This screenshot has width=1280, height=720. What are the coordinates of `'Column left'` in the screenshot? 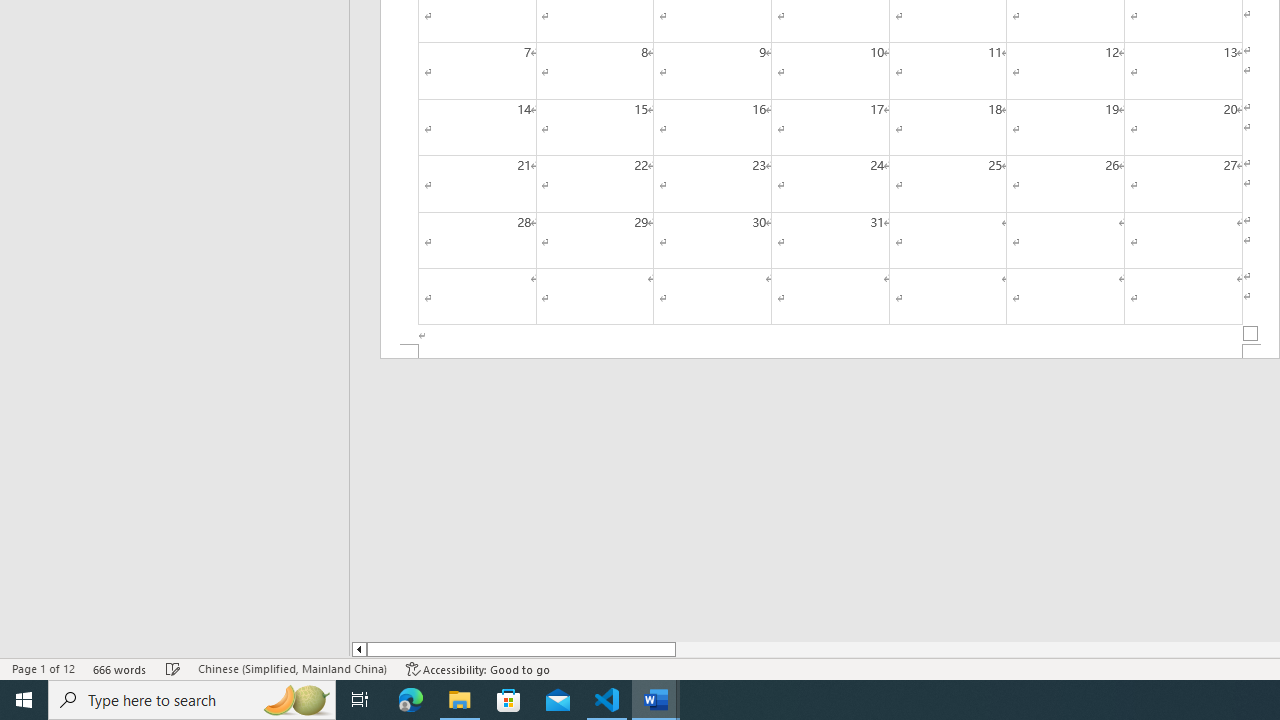 It's located at (358, 649).